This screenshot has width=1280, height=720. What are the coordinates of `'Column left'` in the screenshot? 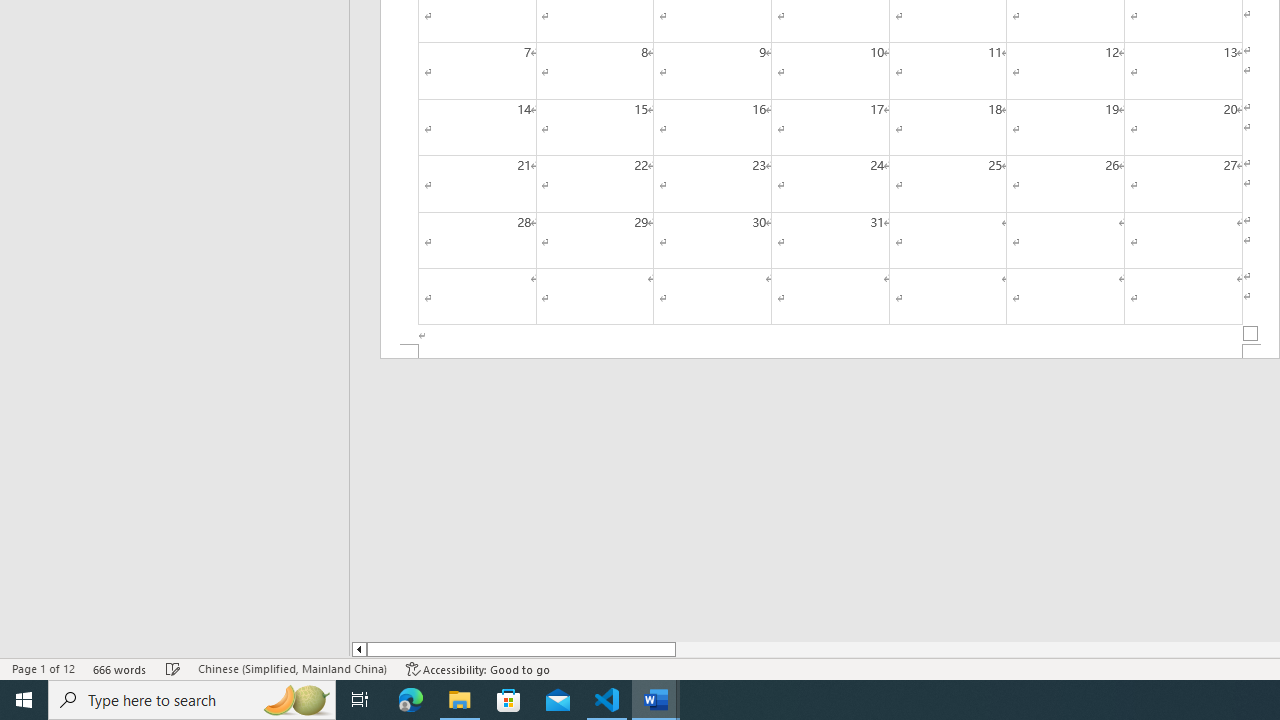 It's located at (358, 649).